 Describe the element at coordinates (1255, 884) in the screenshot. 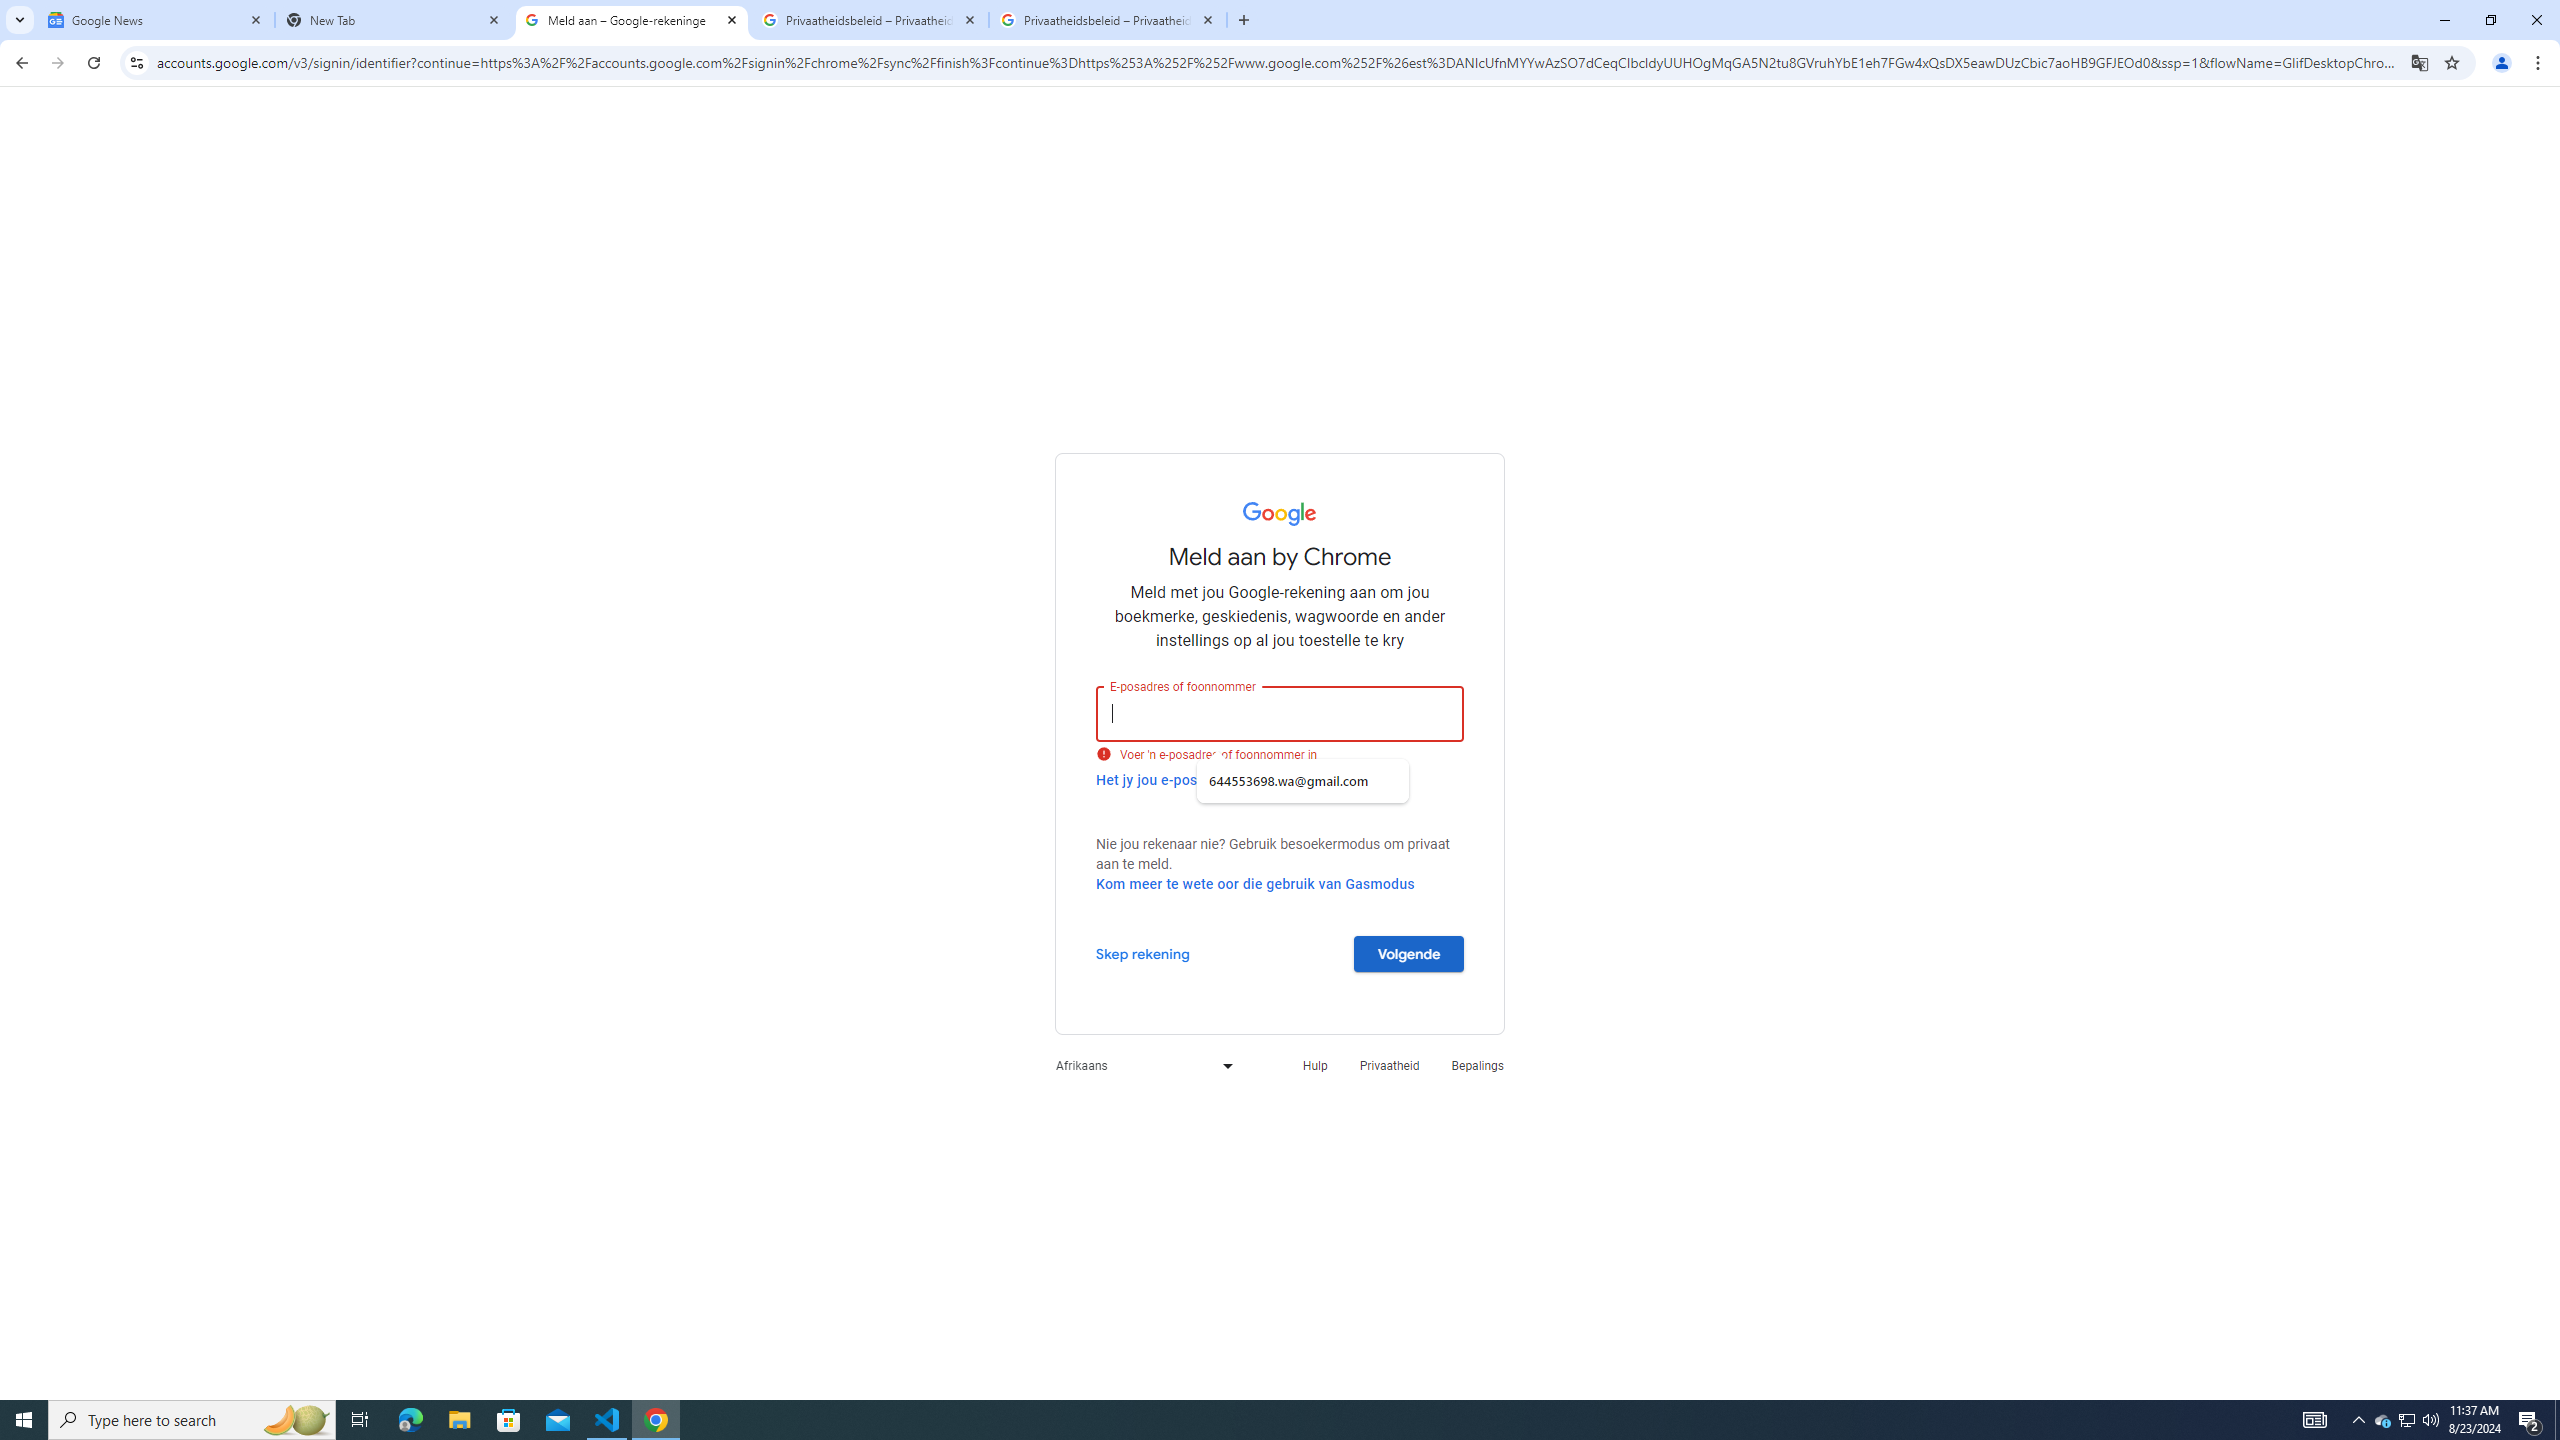

I see `'Kom meer te wete oor die gebruik van Gasmodus'` at that location.